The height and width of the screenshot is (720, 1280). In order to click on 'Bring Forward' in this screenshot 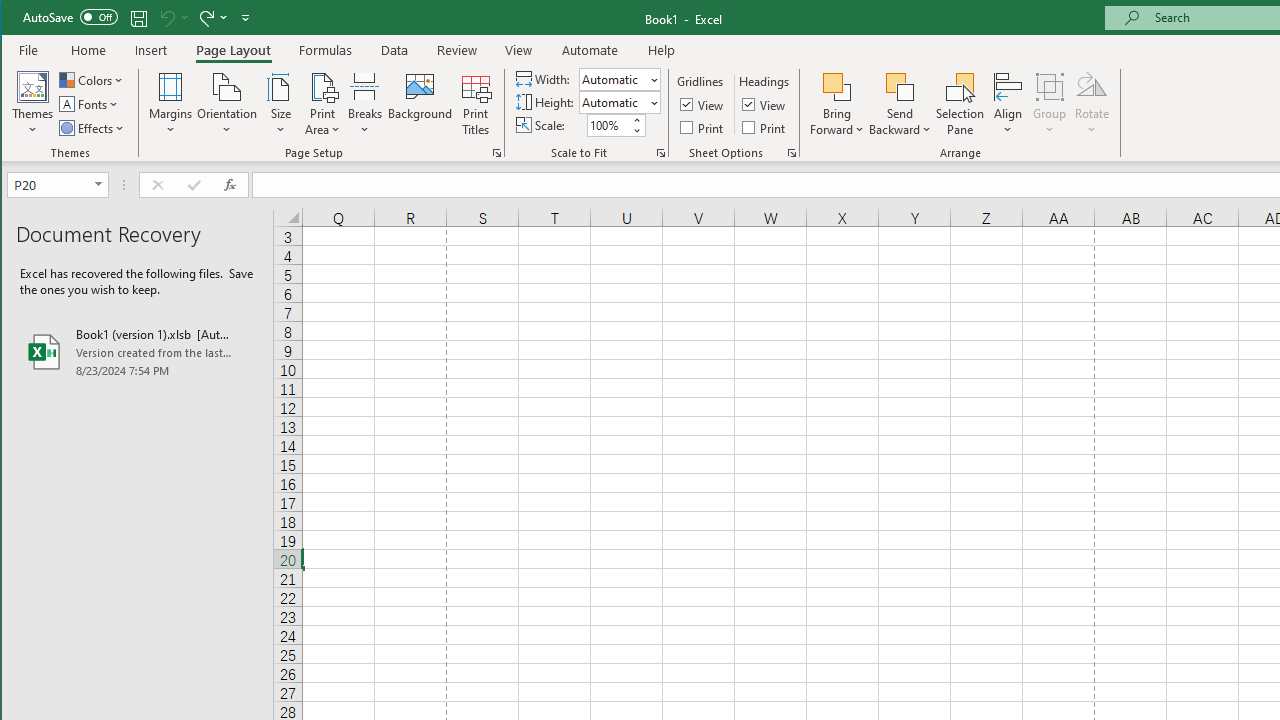, I will do `click(837, 104)`.